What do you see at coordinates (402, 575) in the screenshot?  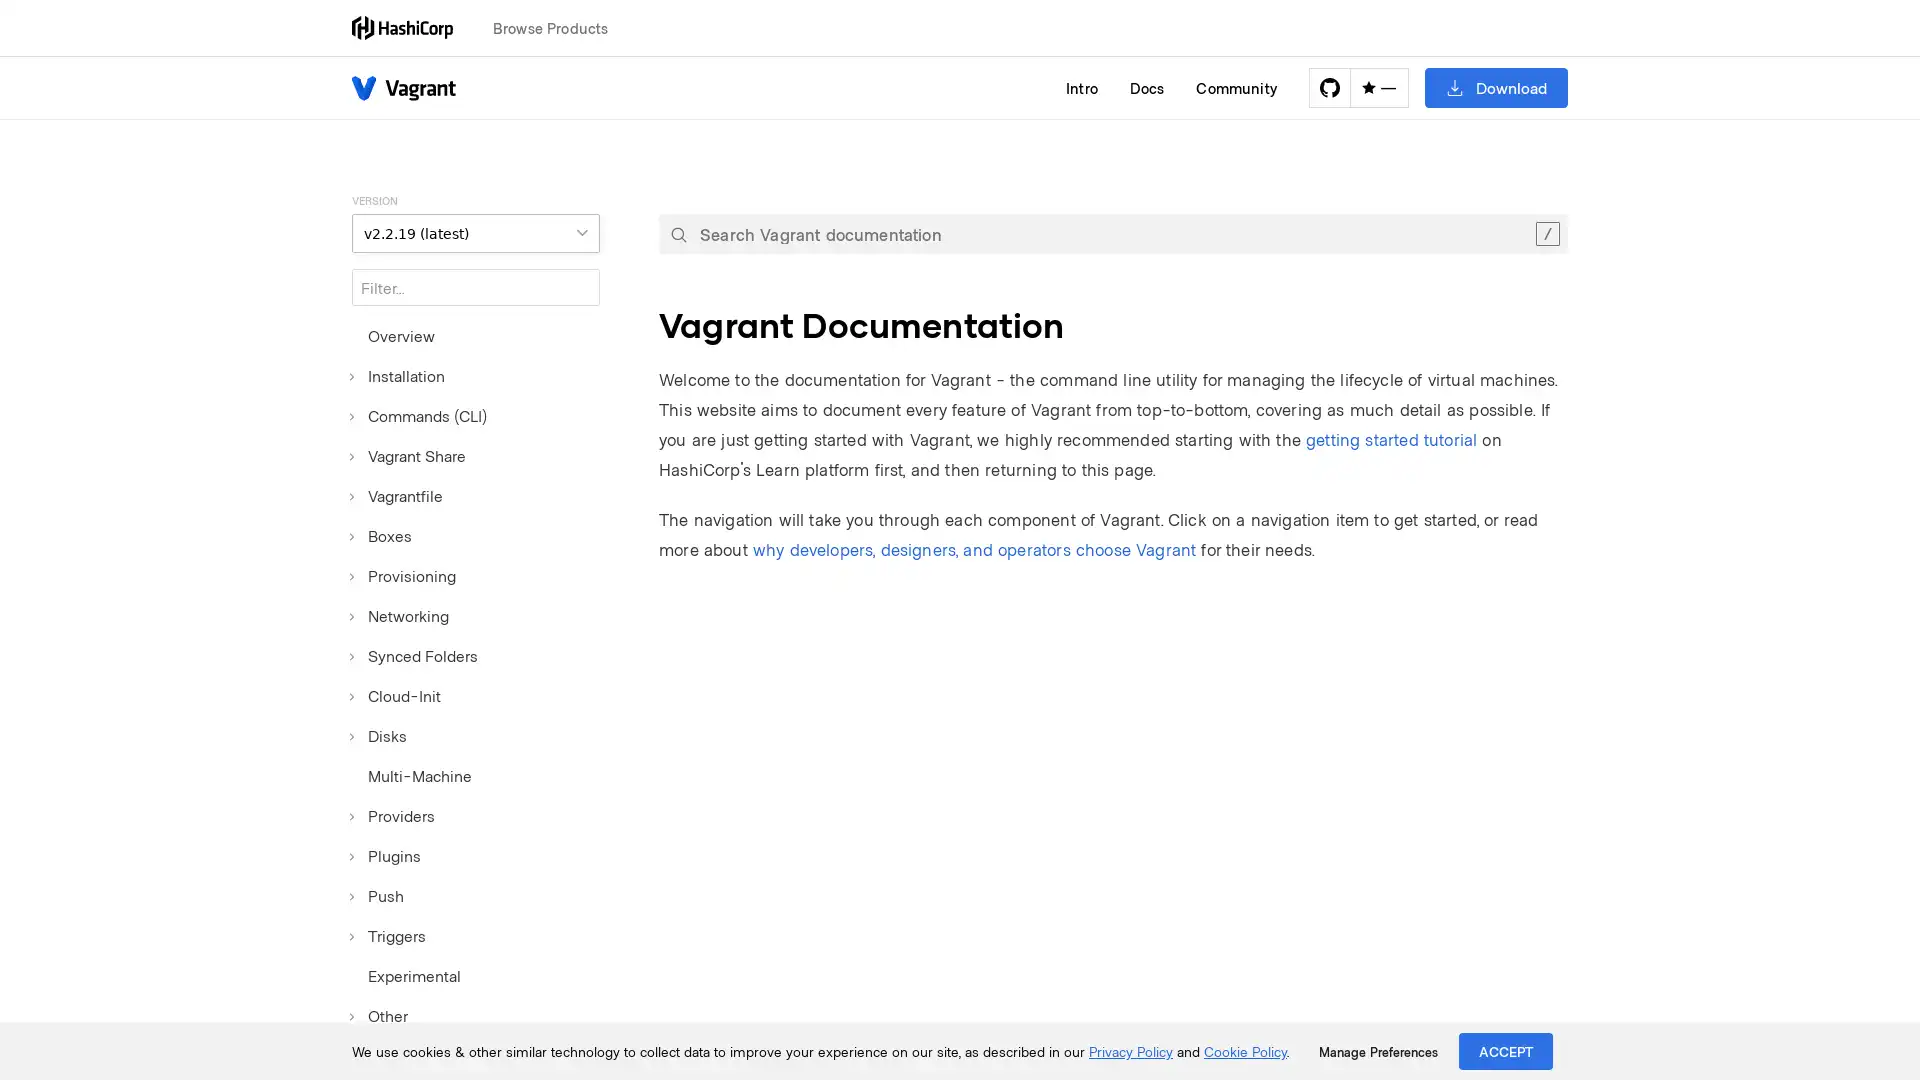 I see `Provisioning` at bounding box center [402, 575].